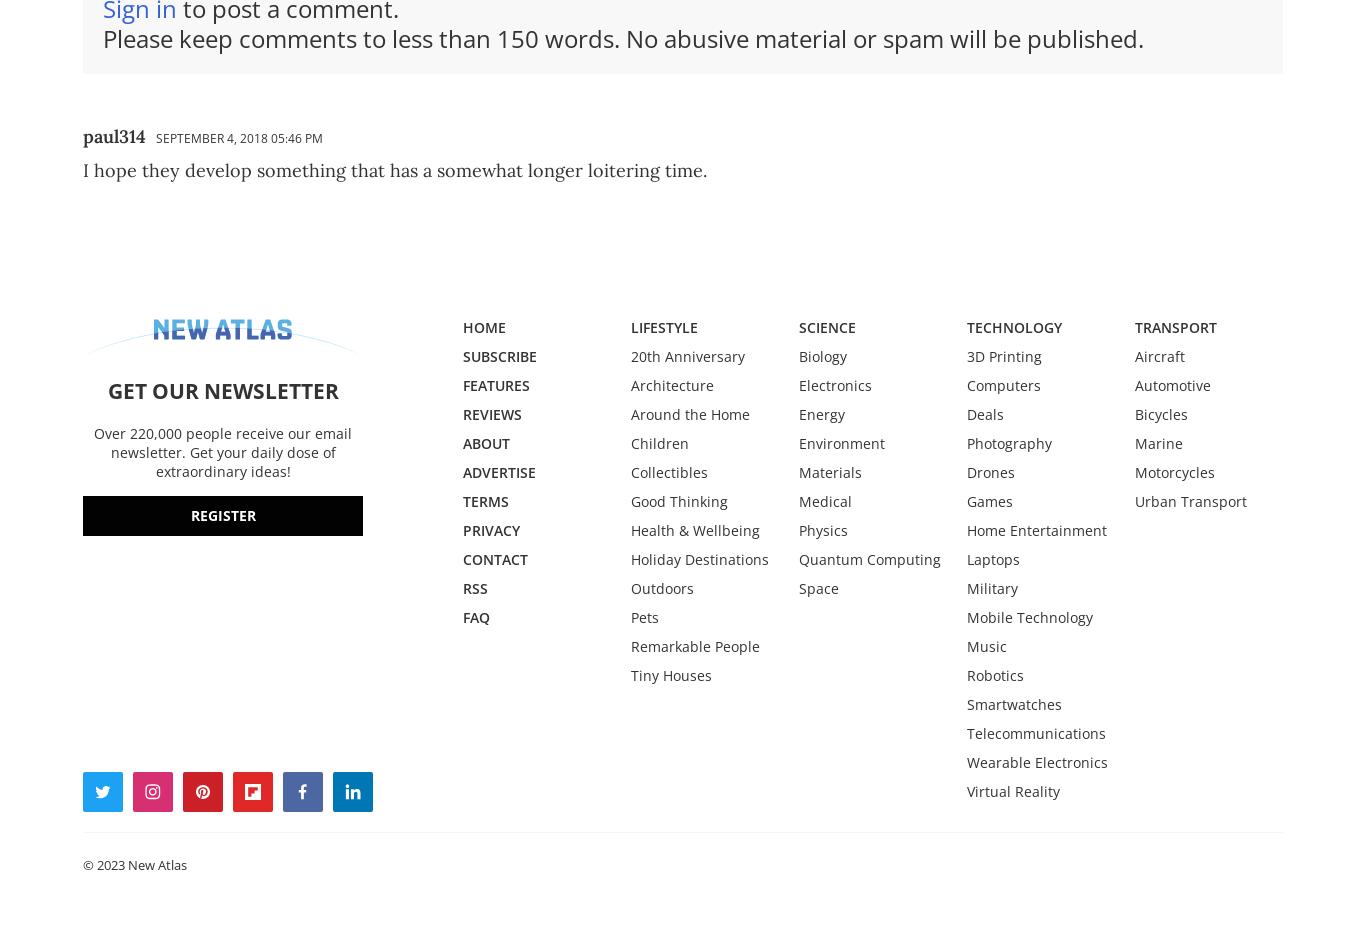  Describe the element at coordinates (1028, 616) in the screenshot. I see `'Mobile Technology'` at that location.